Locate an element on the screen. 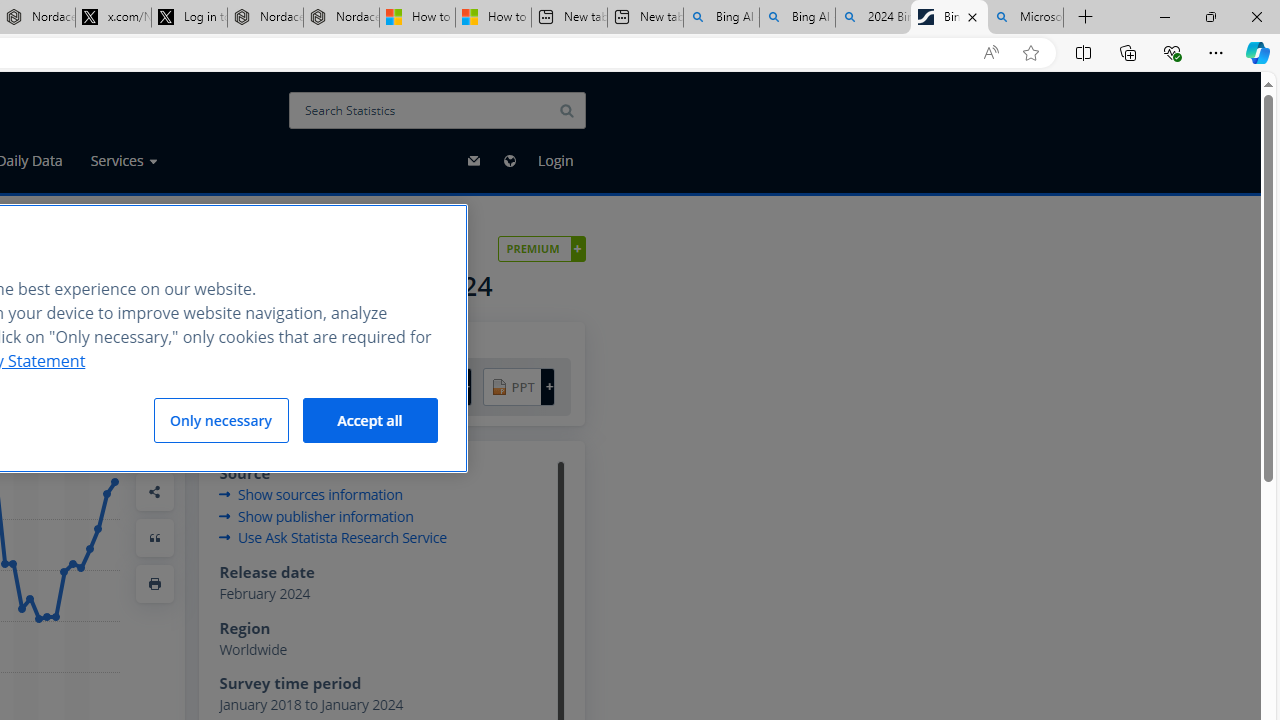  'Login' is located at coordinates (556, 159).